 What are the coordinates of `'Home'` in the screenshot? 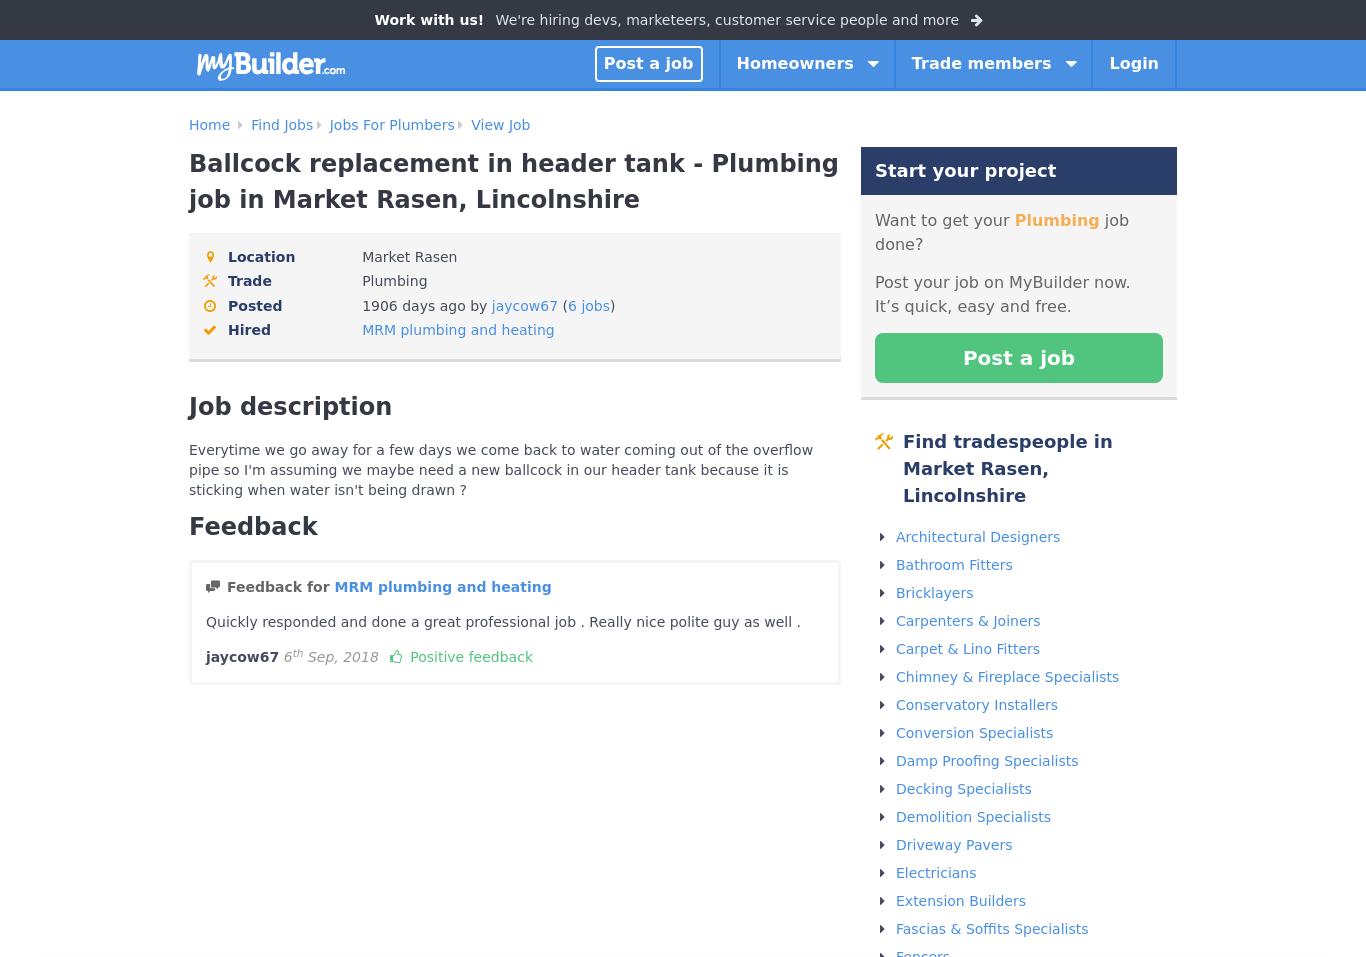 It's located at (208, 124).